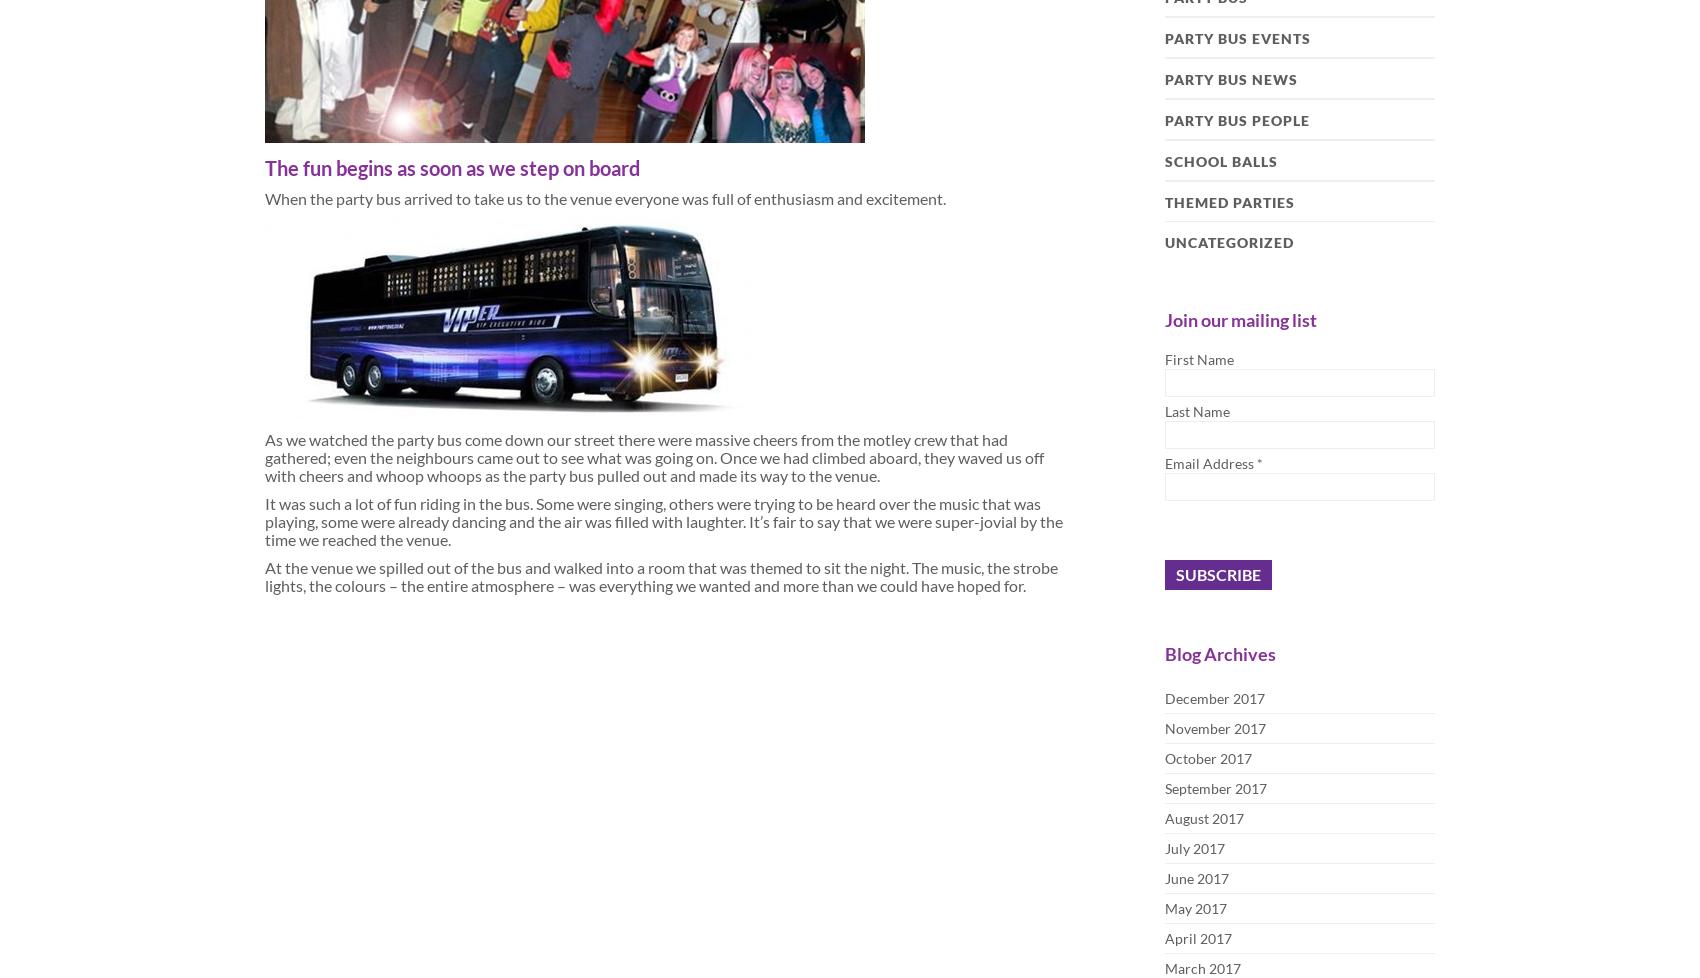  I want to click on 'Party Bus People', so click(1236, 120).